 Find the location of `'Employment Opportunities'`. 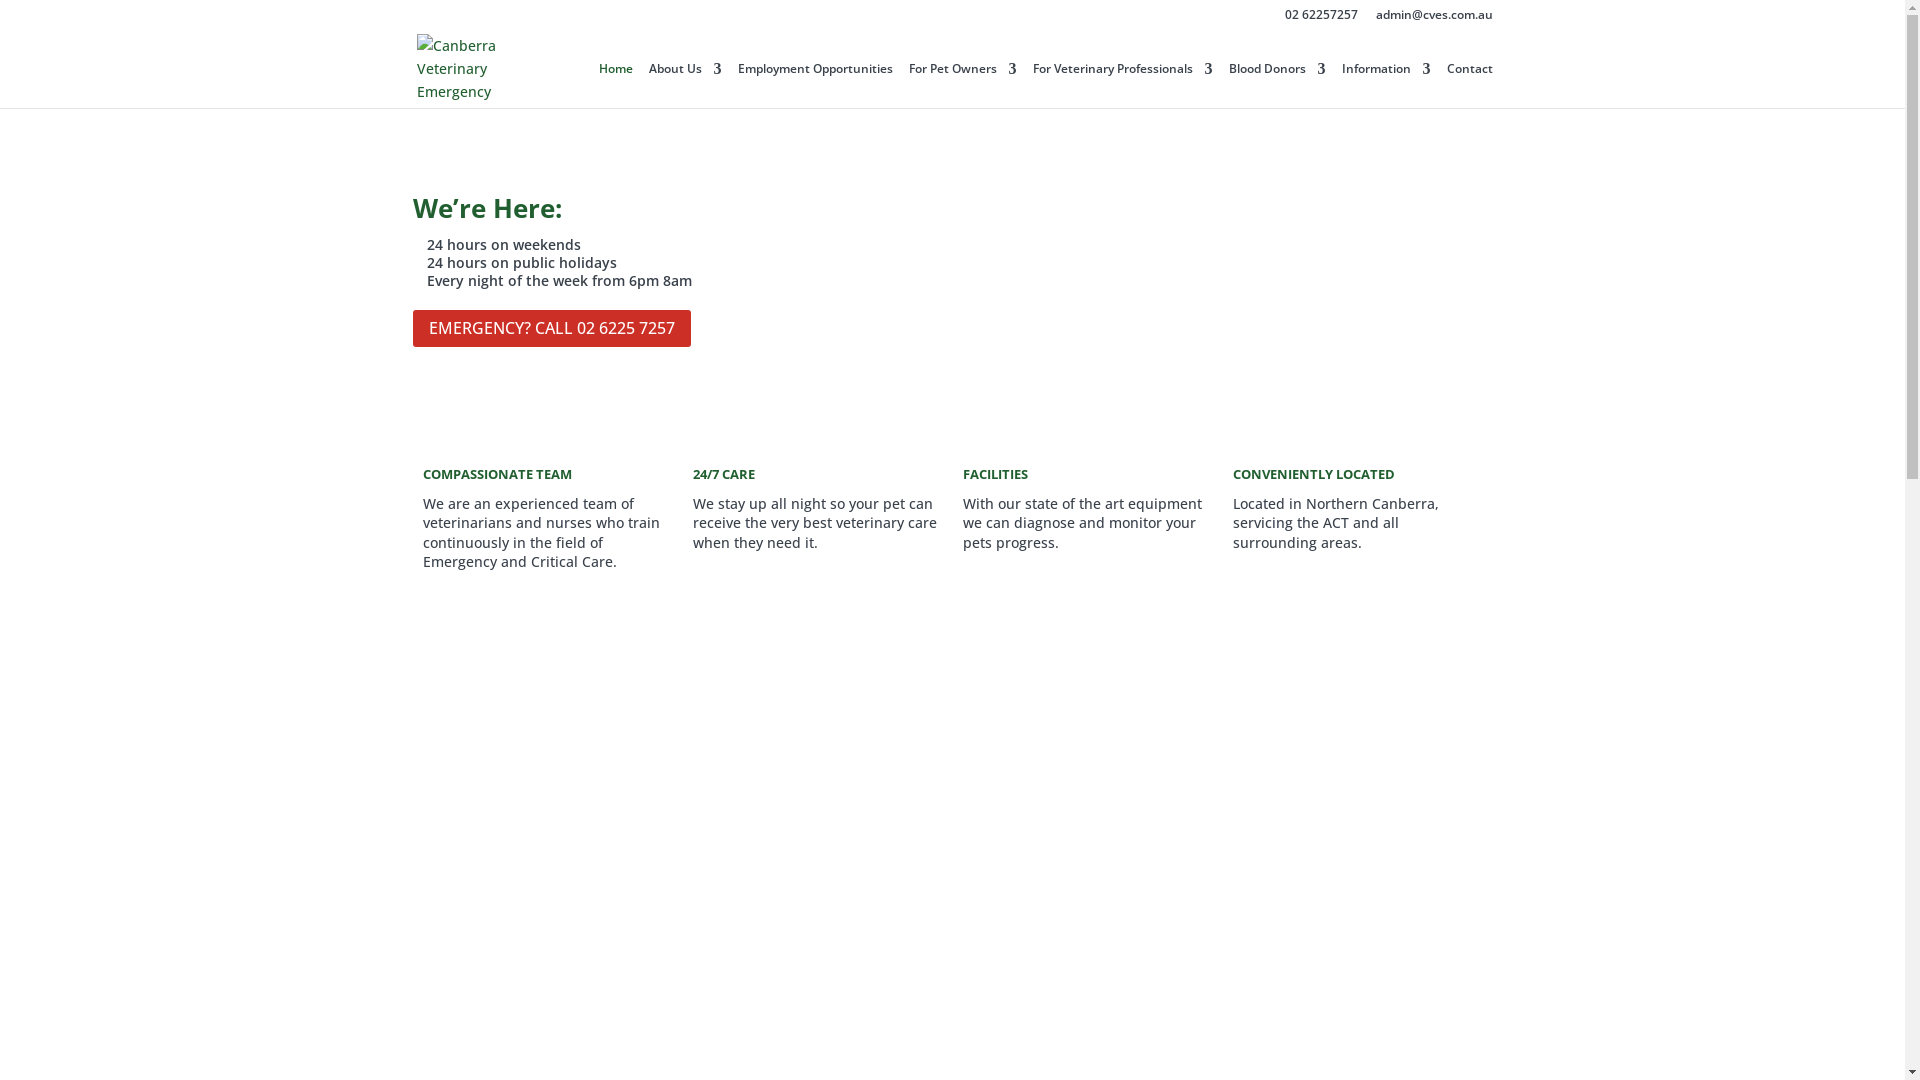

'Employment Opportunities' is located at coordinates (737, 84).